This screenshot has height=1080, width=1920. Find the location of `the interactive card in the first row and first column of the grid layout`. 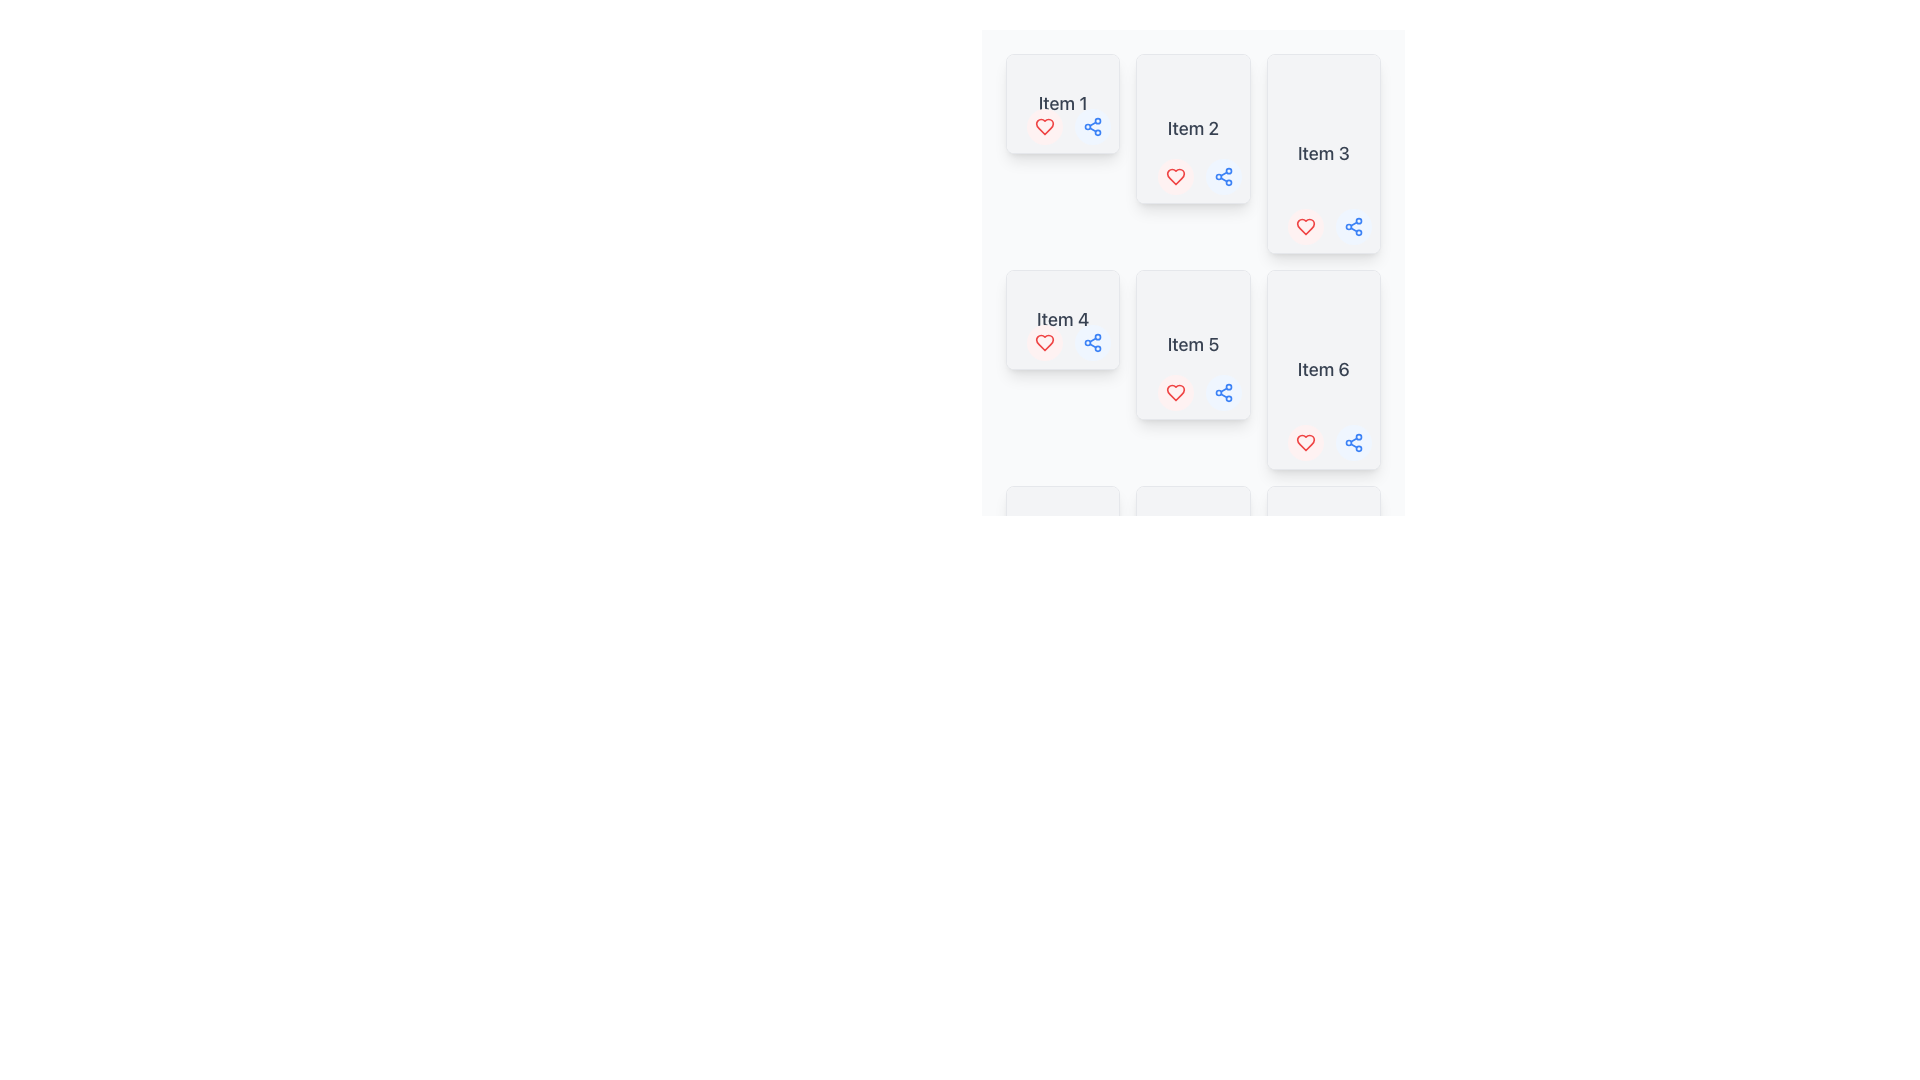

the interactive card in the first row and first column of the grid layout is located at coordinates (1062, 104).